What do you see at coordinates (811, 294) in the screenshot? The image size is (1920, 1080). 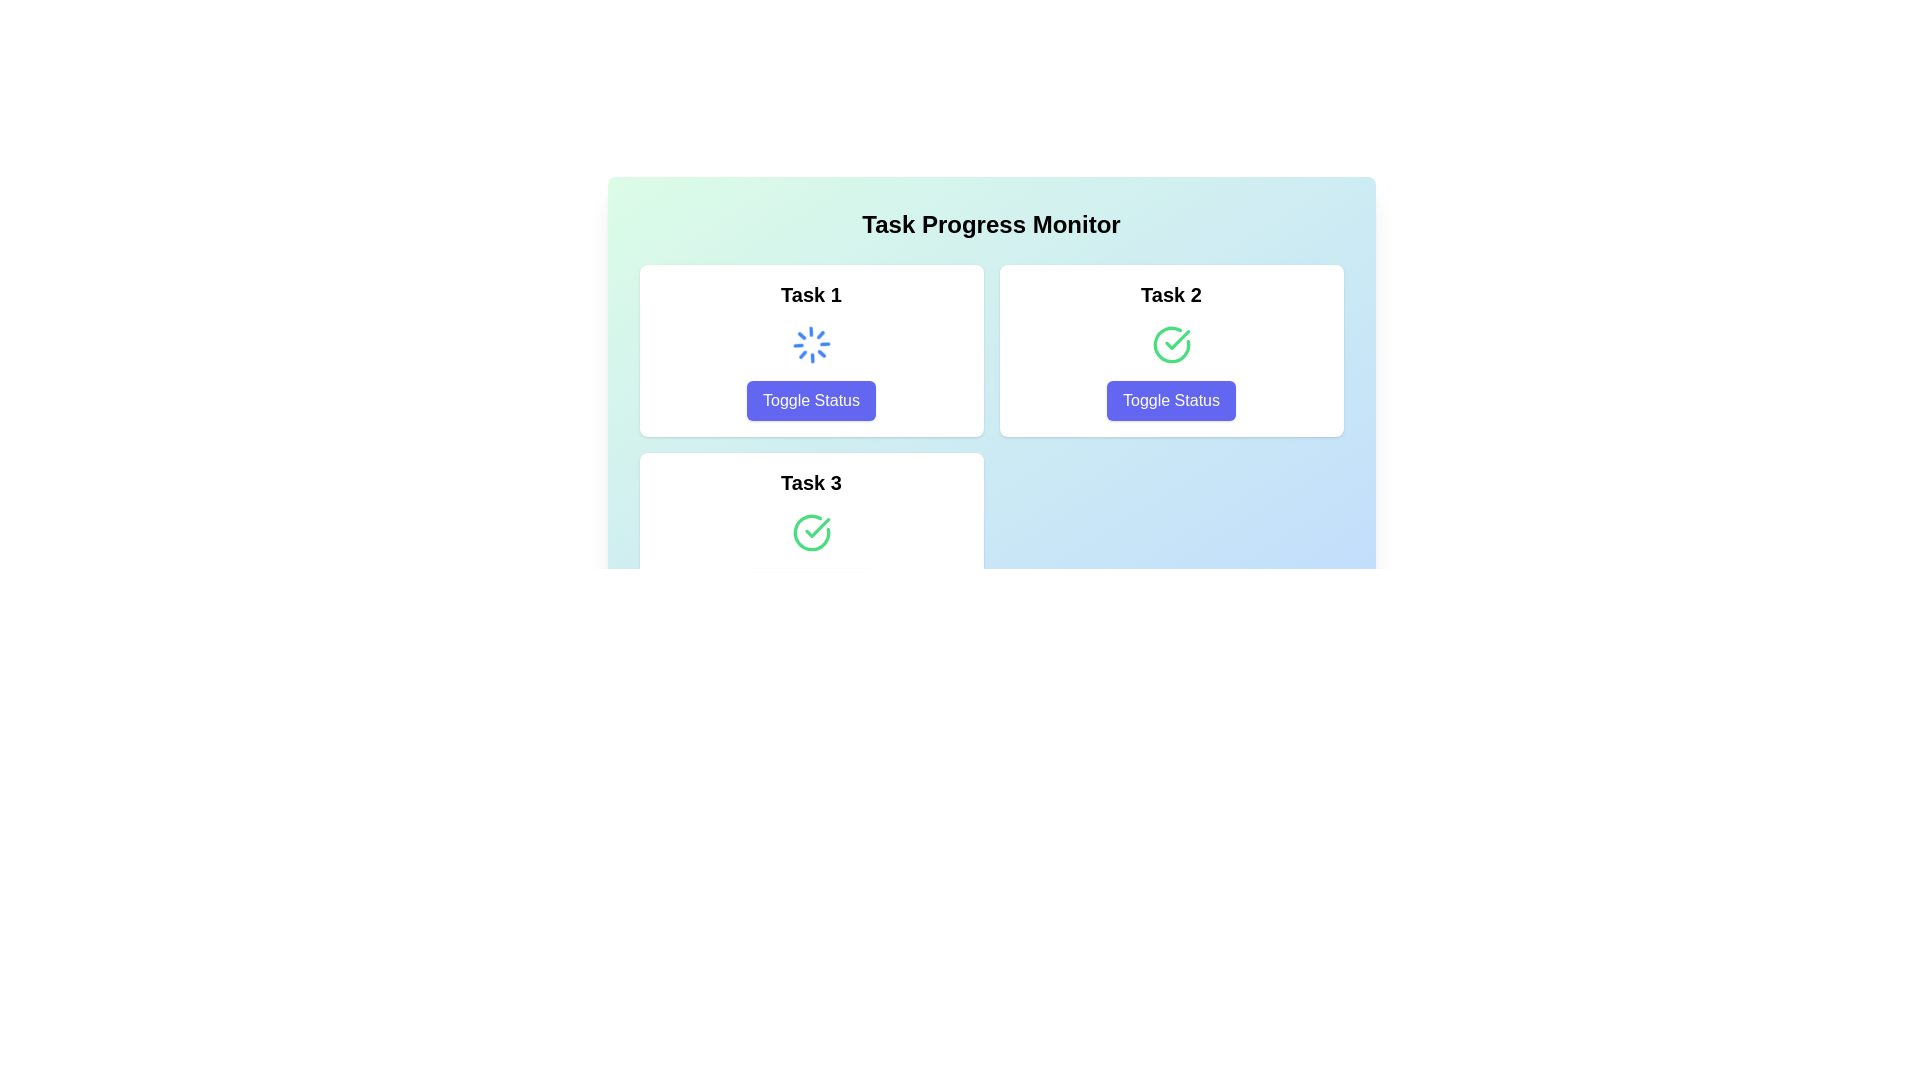 I see `the 'Task 1' text label, which is styled with a larger font size and bold formatting, located in the top left card of the task grid layout` at bounding box center [811, 294].